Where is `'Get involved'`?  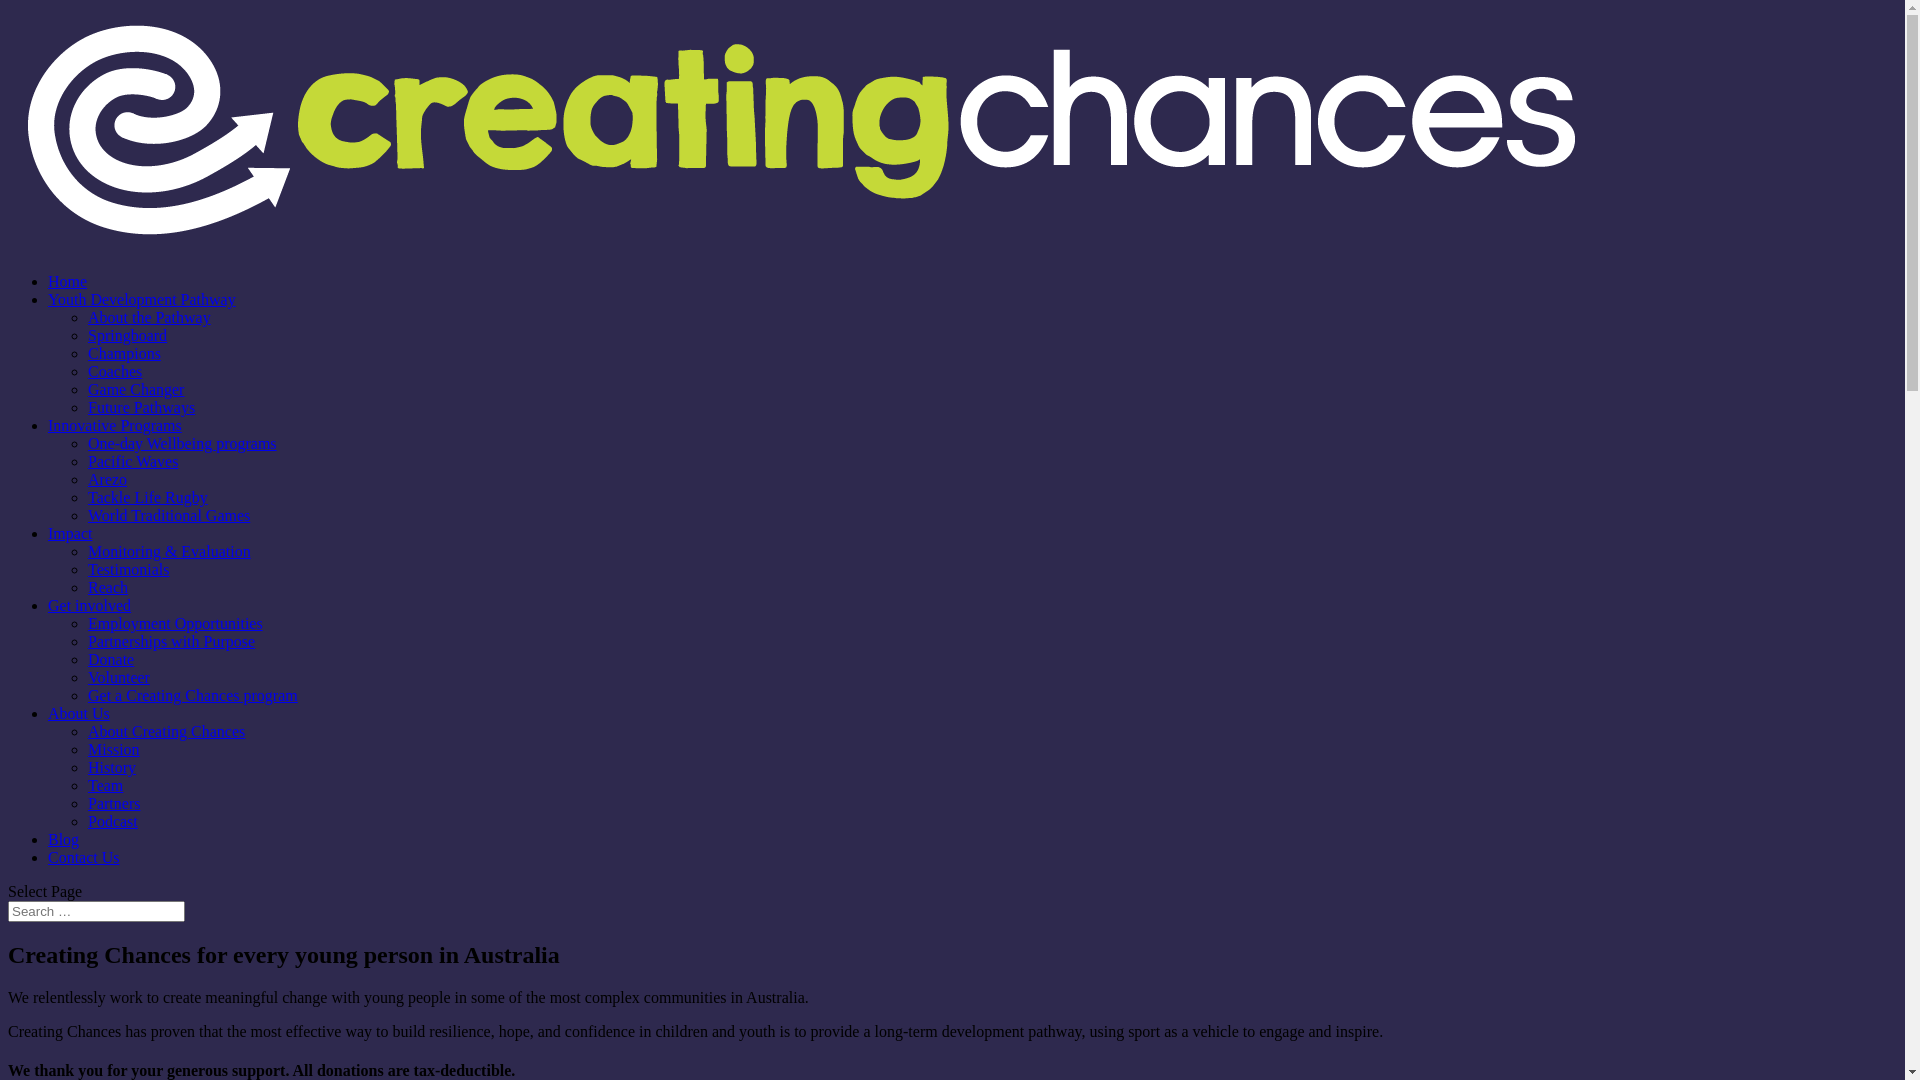 'Get involved' is located at coordinates (88, 604).